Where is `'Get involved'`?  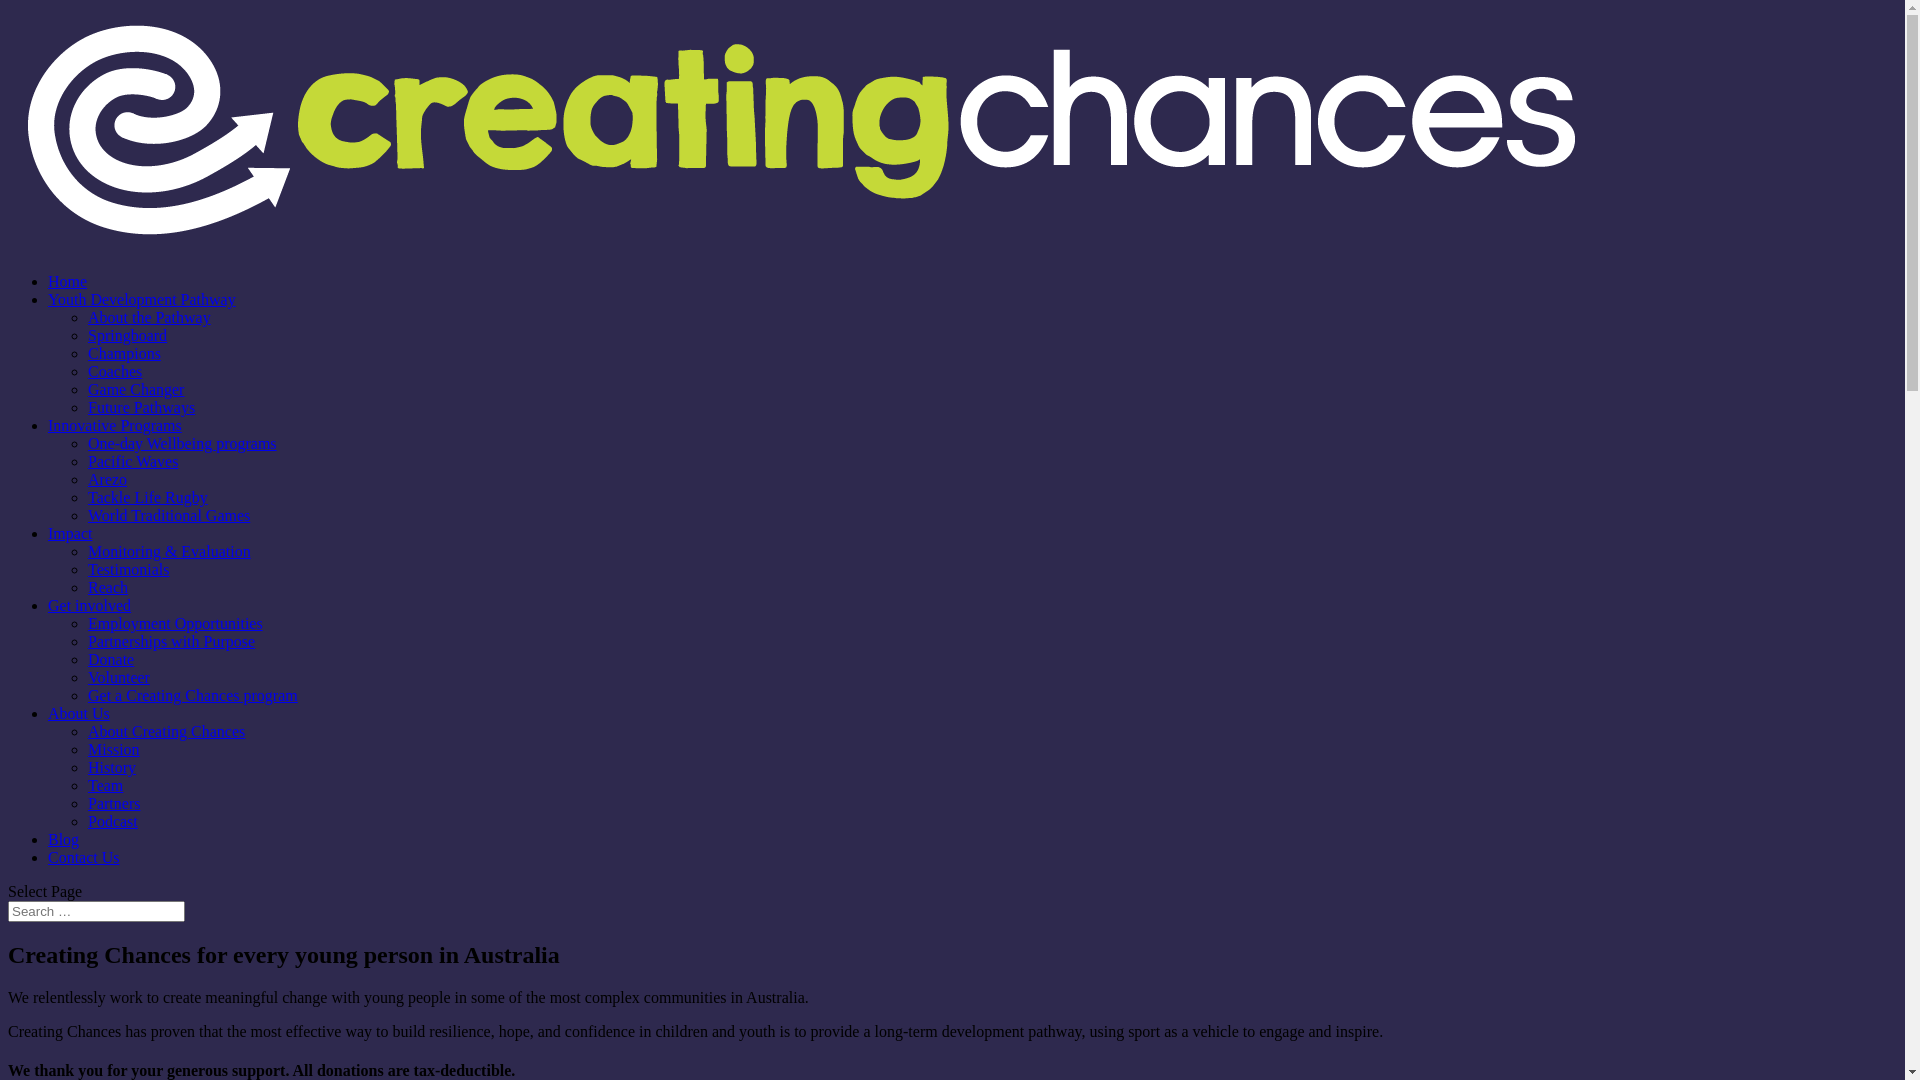 'Get involved' is located at coordinates (88, 604).